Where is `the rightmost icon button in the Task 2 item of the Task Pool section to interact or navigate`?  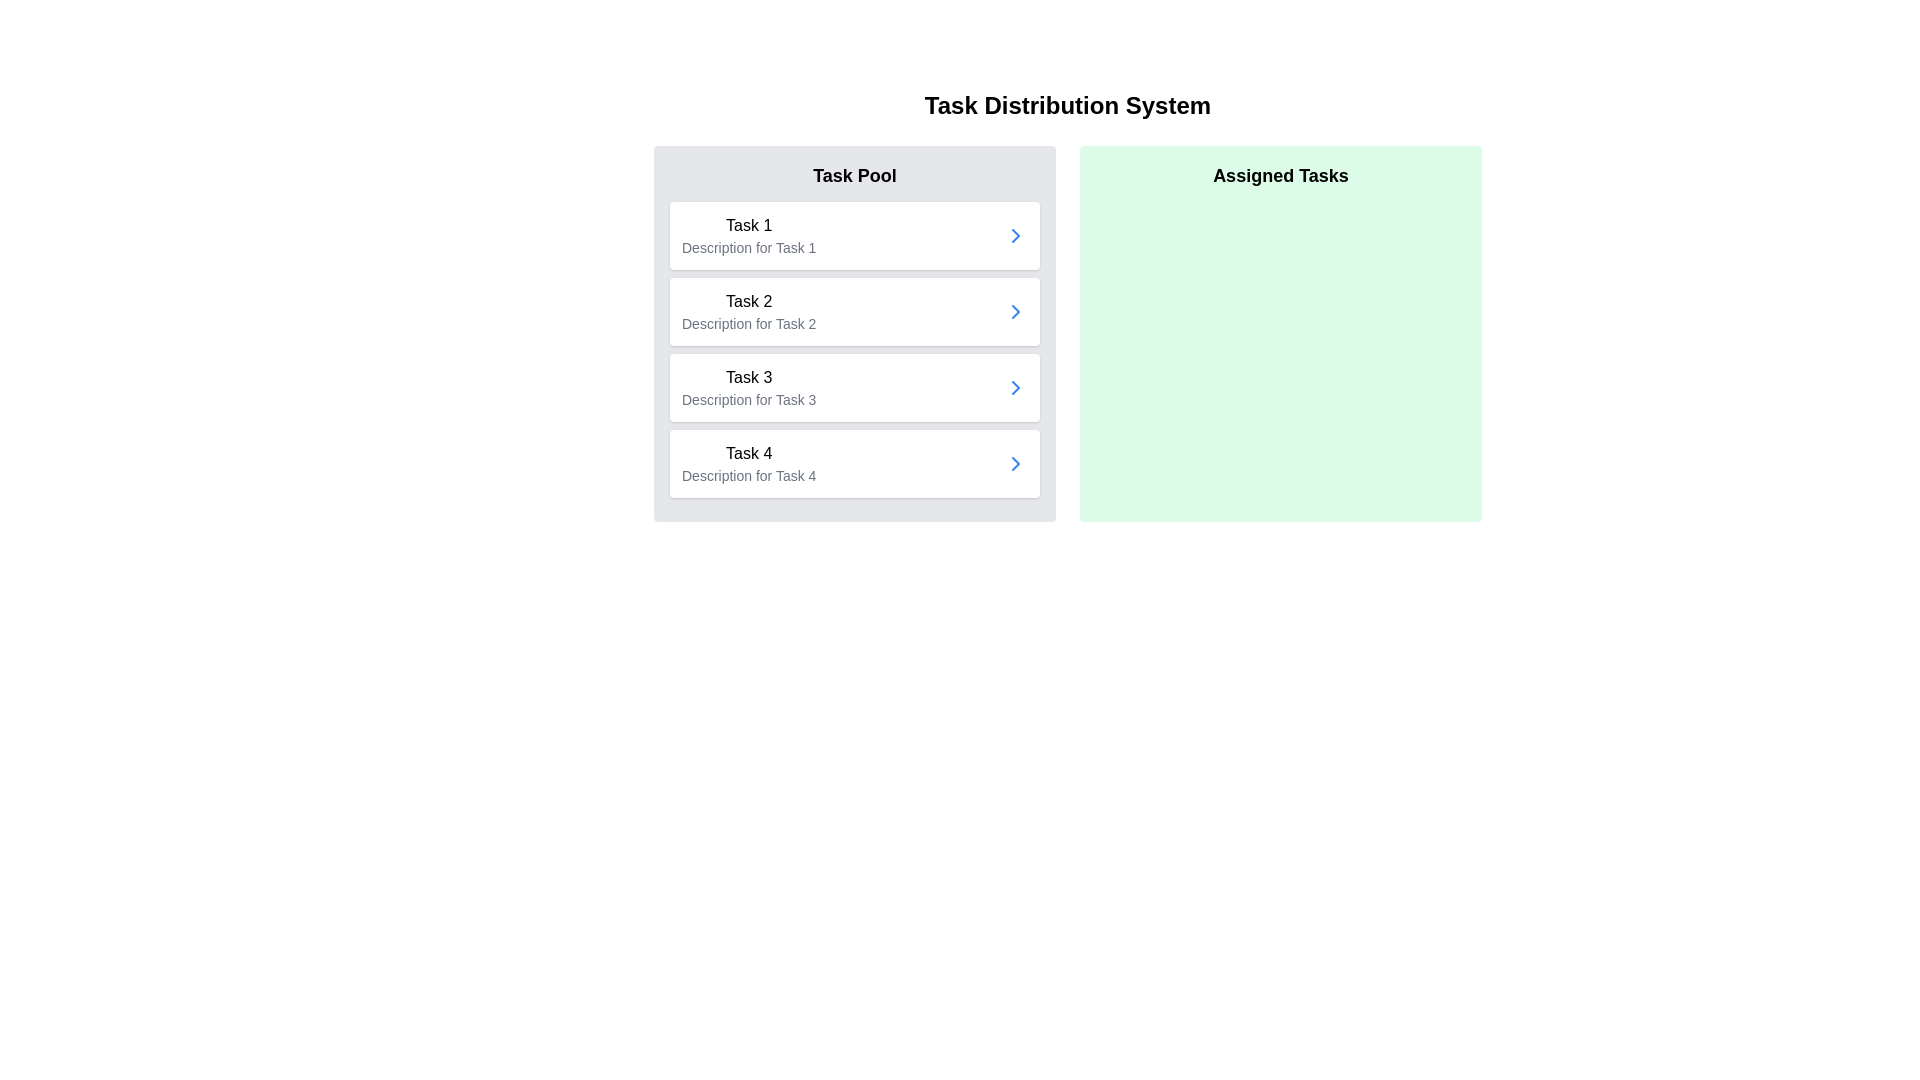 the rightmost icon button in the Task 2 item of the Task Pool section to interact or navigate is located at coordinates (1016, 312).